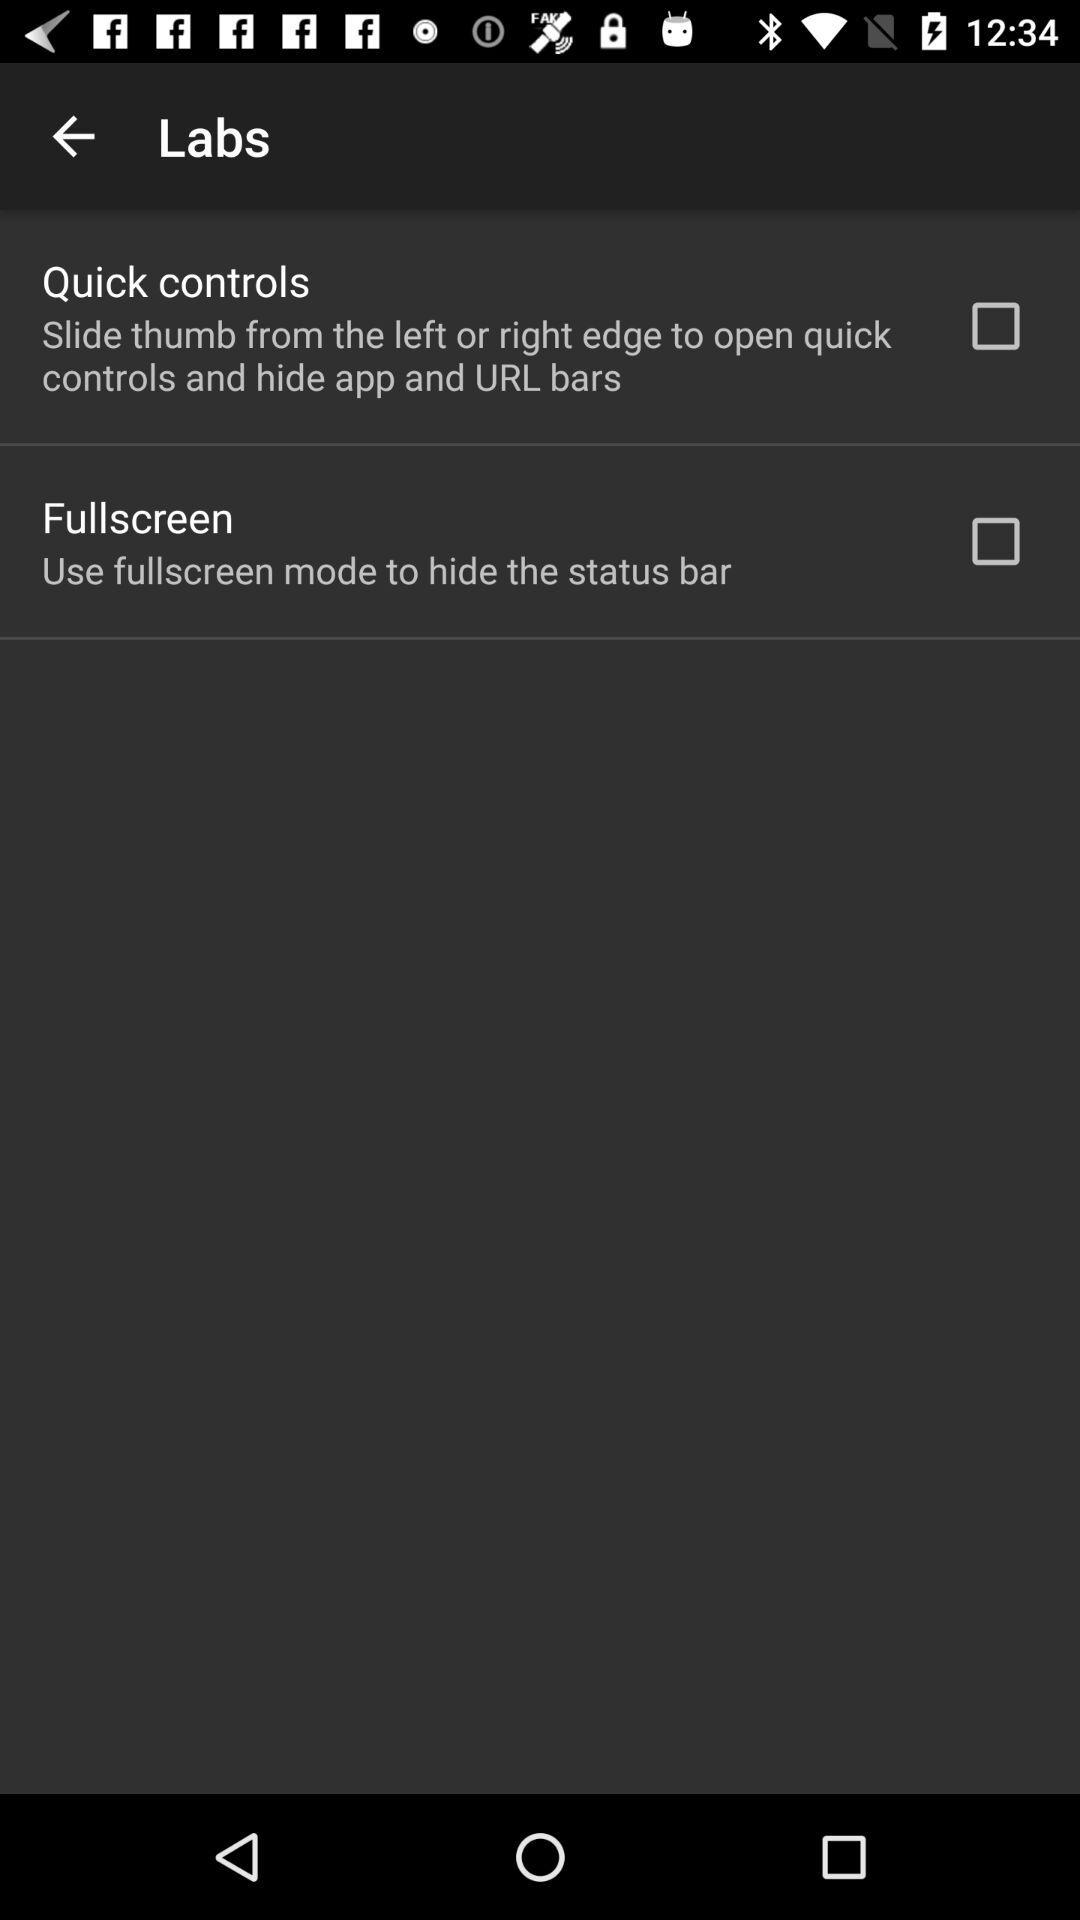 This screenshot has width=1080, height=1920. Describe the element at coordinates (72, 135) in the screenshot. I see `the icon to the left of the labs app` at that location.